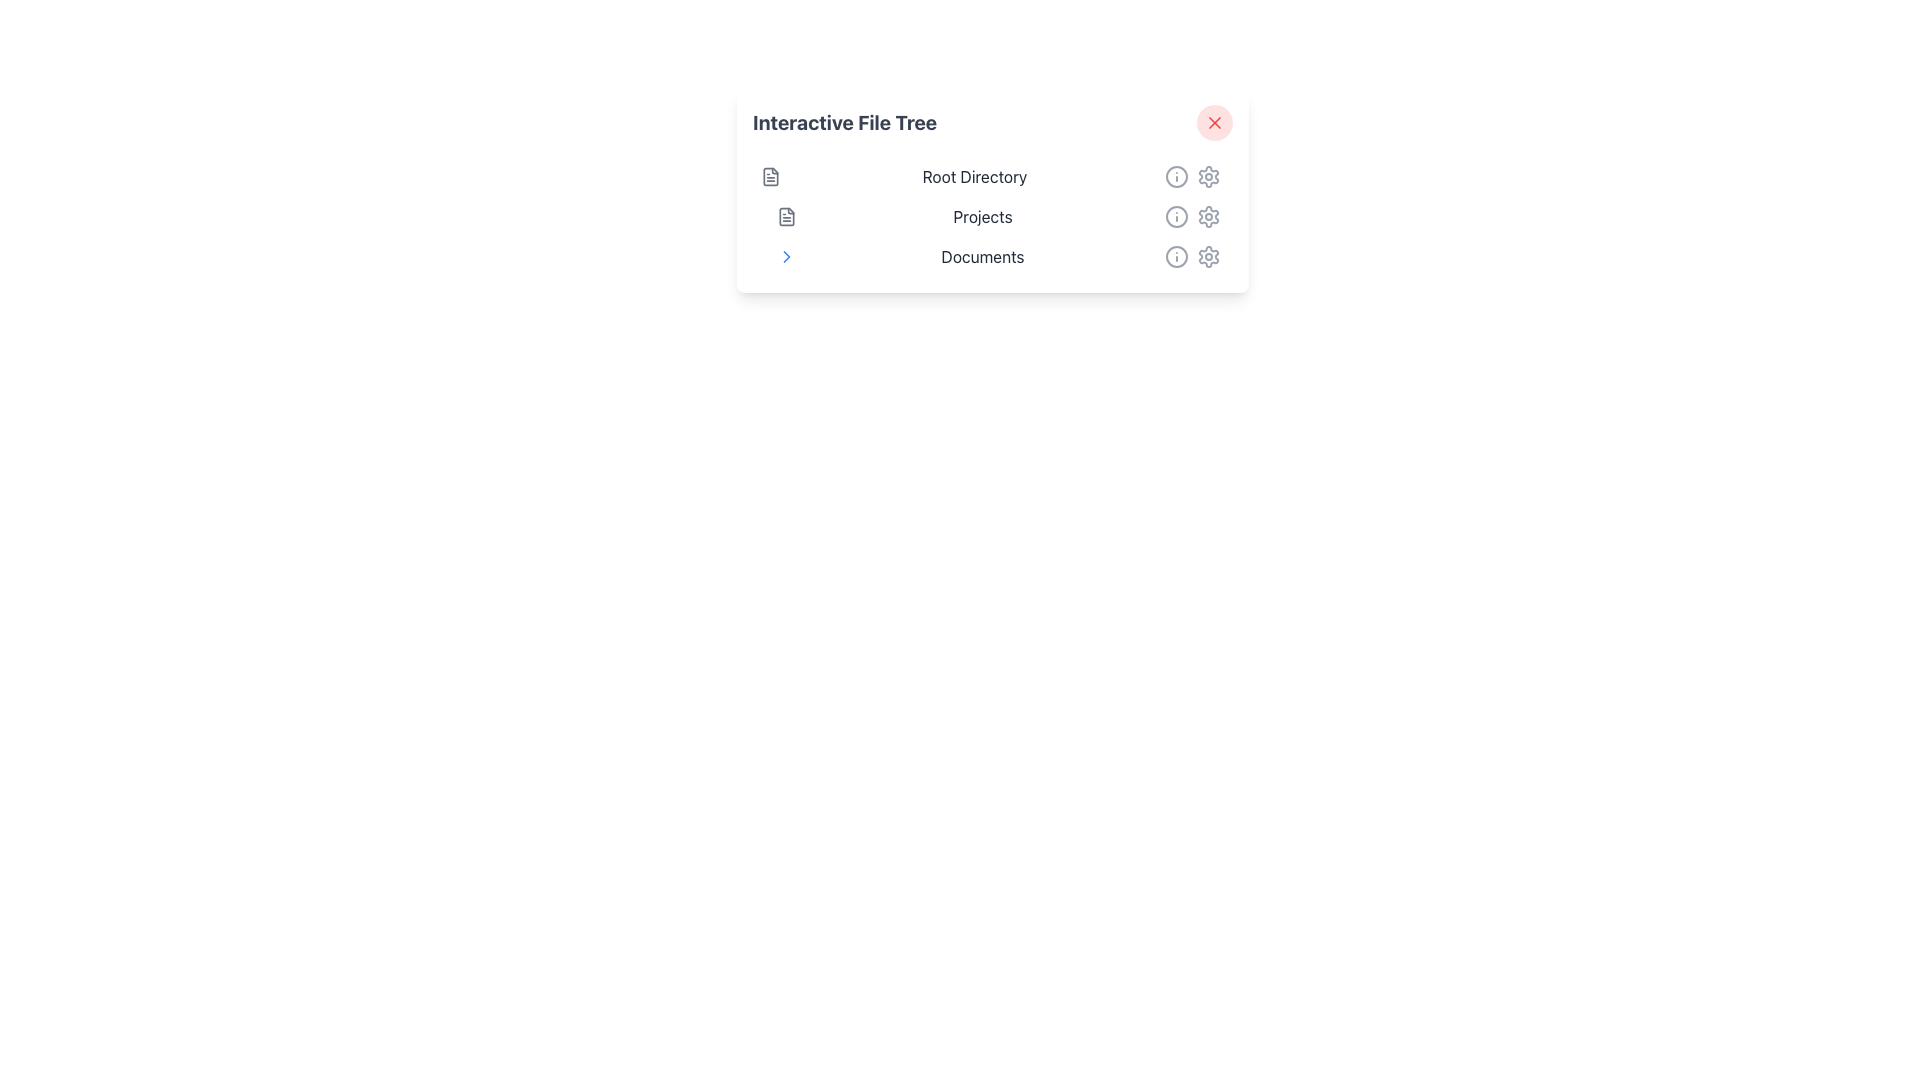 The image size is (1920, 1080). Describe the element at coordinates (786, 216) in the screenshot. I see `the document or file icon located to the left of the 'Projects' label in the file tree interface` at that location.